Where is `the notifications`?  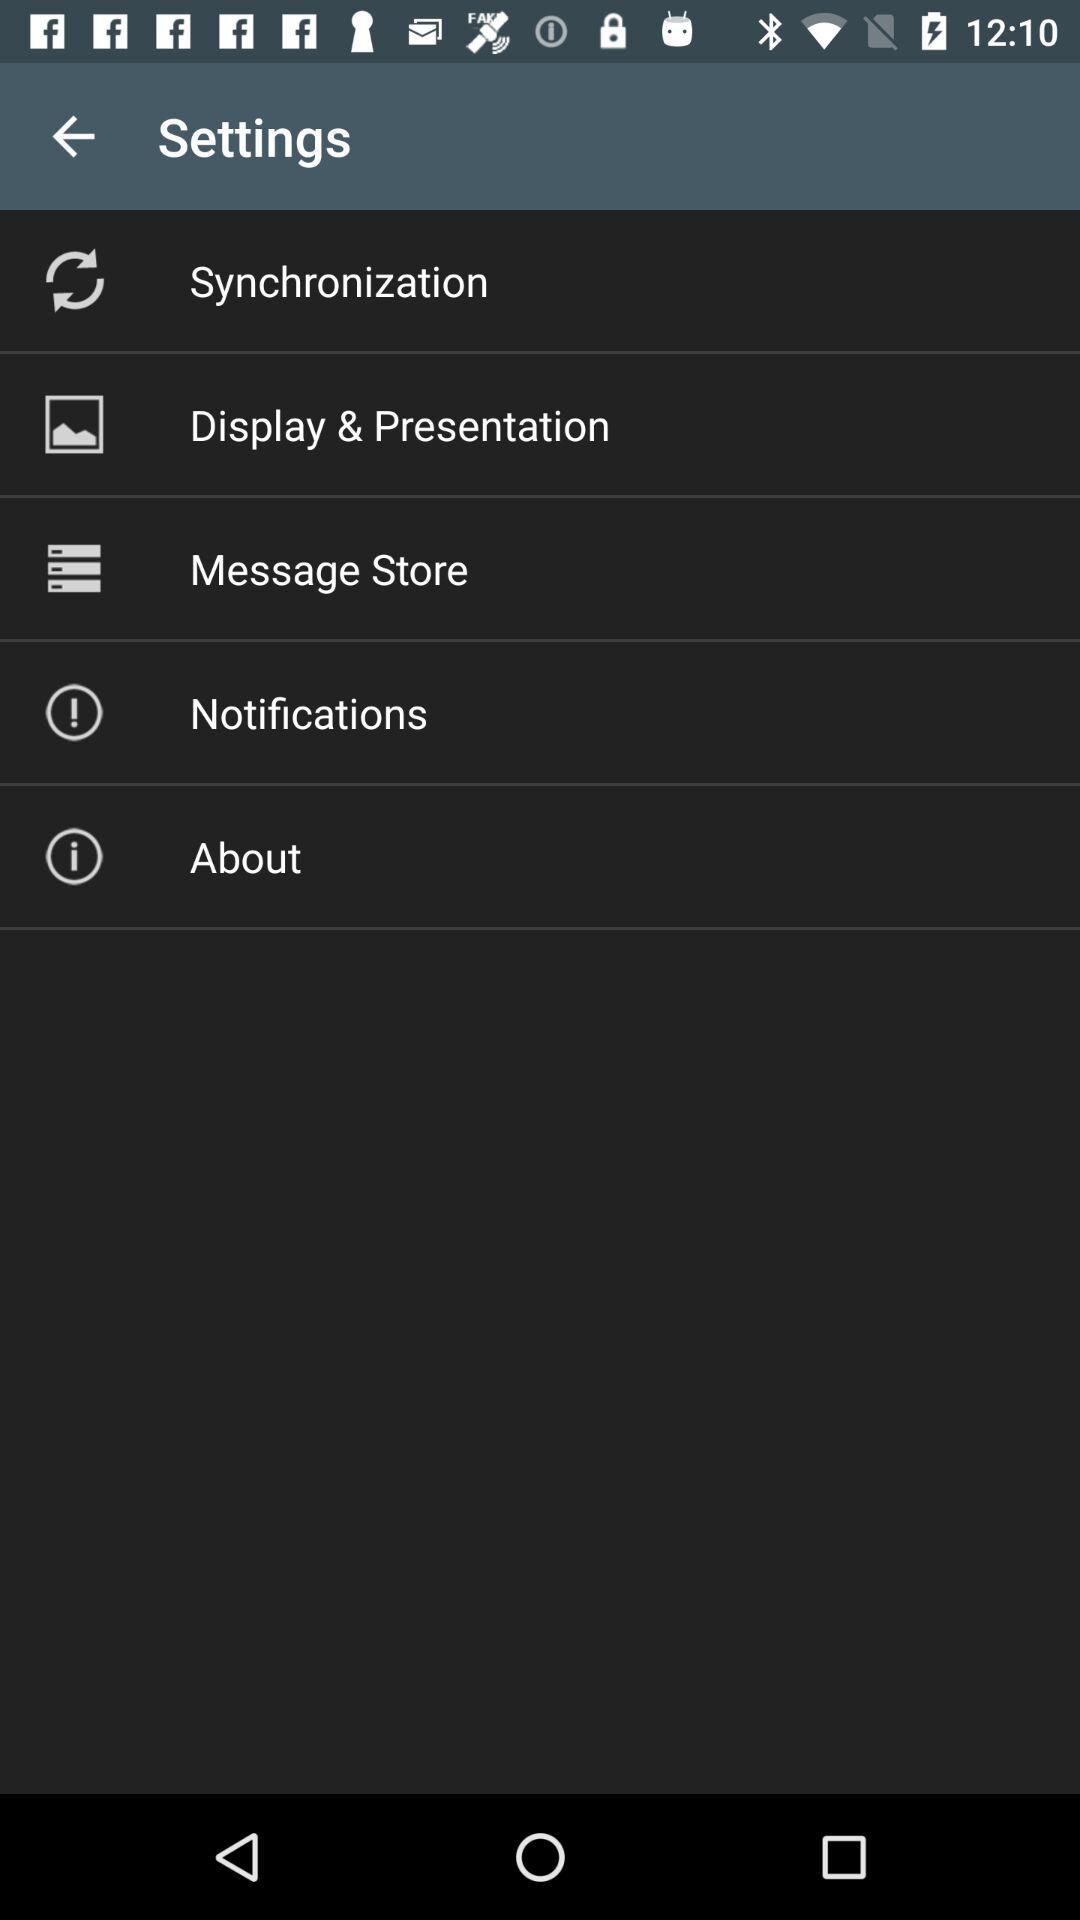 the notifications is located at coordinates (308, 712).